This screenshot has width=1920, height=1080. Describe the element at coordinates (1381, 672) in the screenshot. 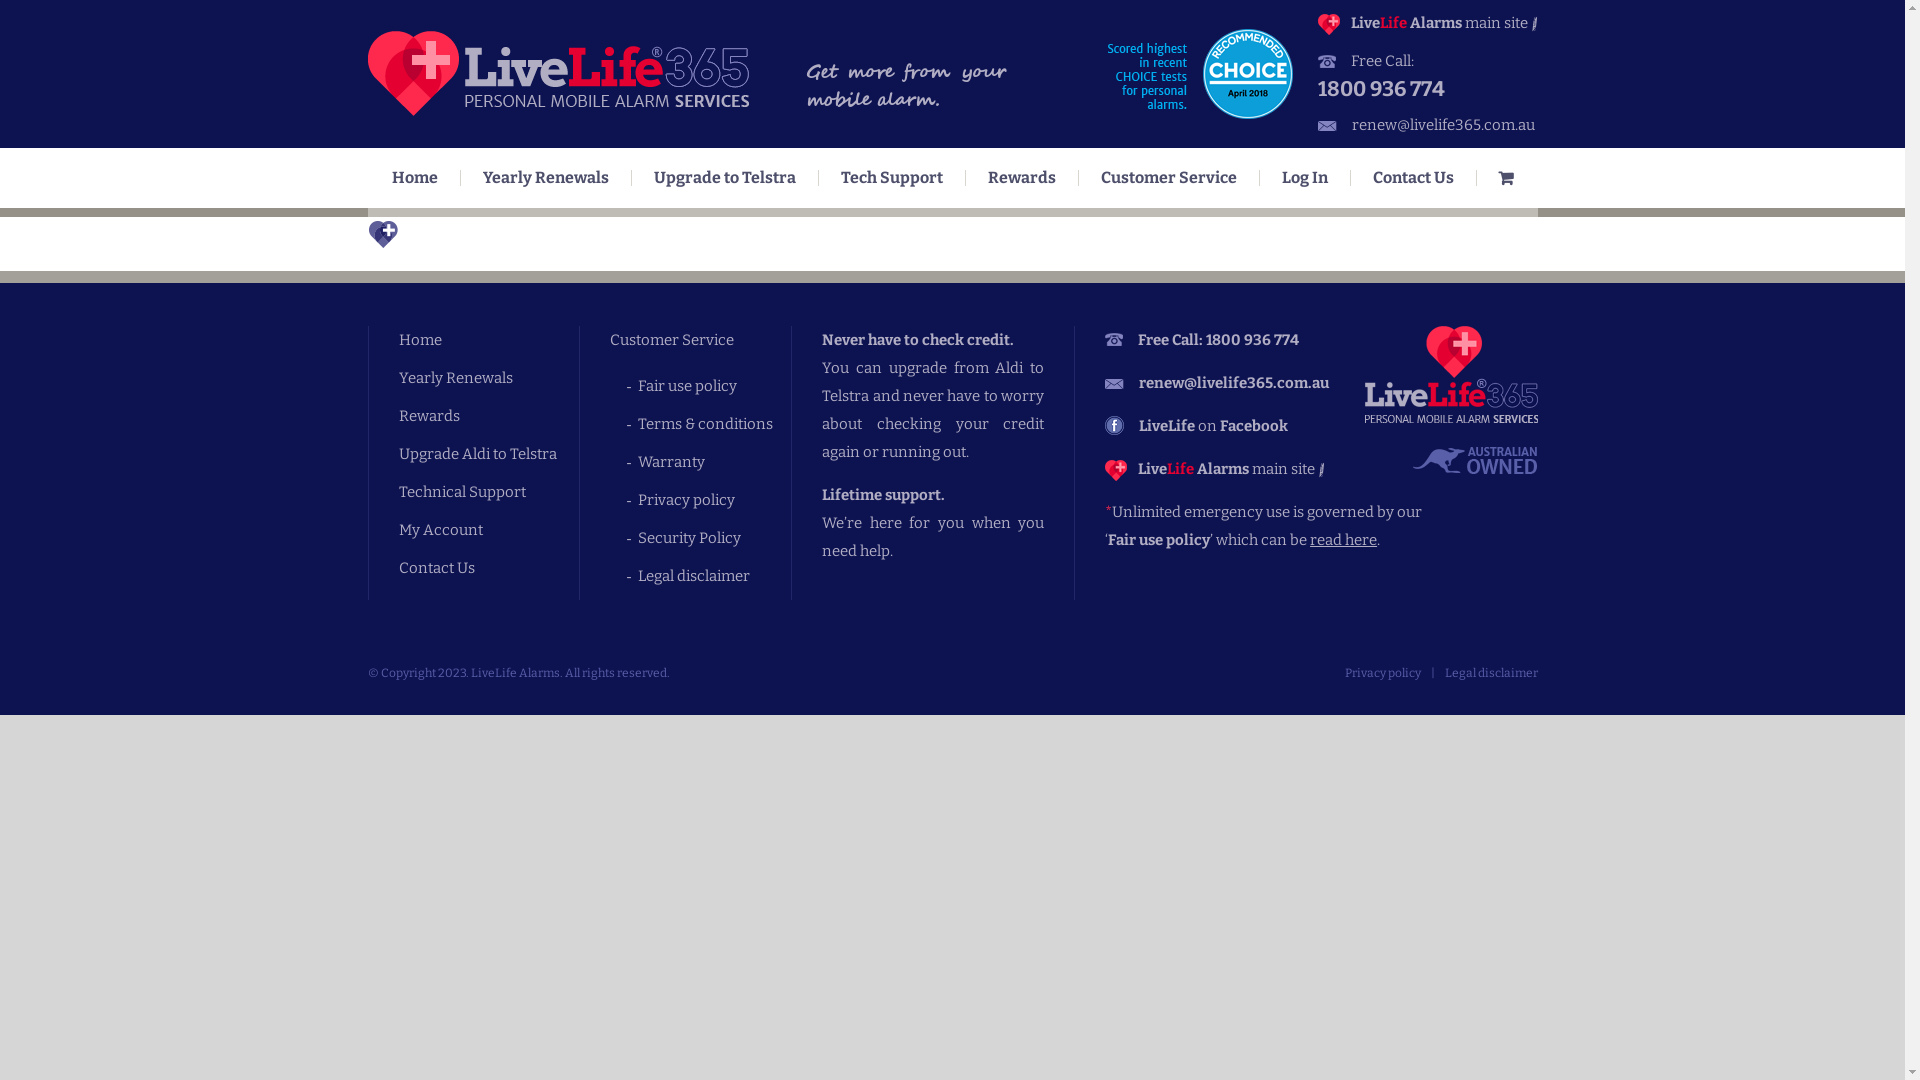

I see `'Privacy policy'` at that location.